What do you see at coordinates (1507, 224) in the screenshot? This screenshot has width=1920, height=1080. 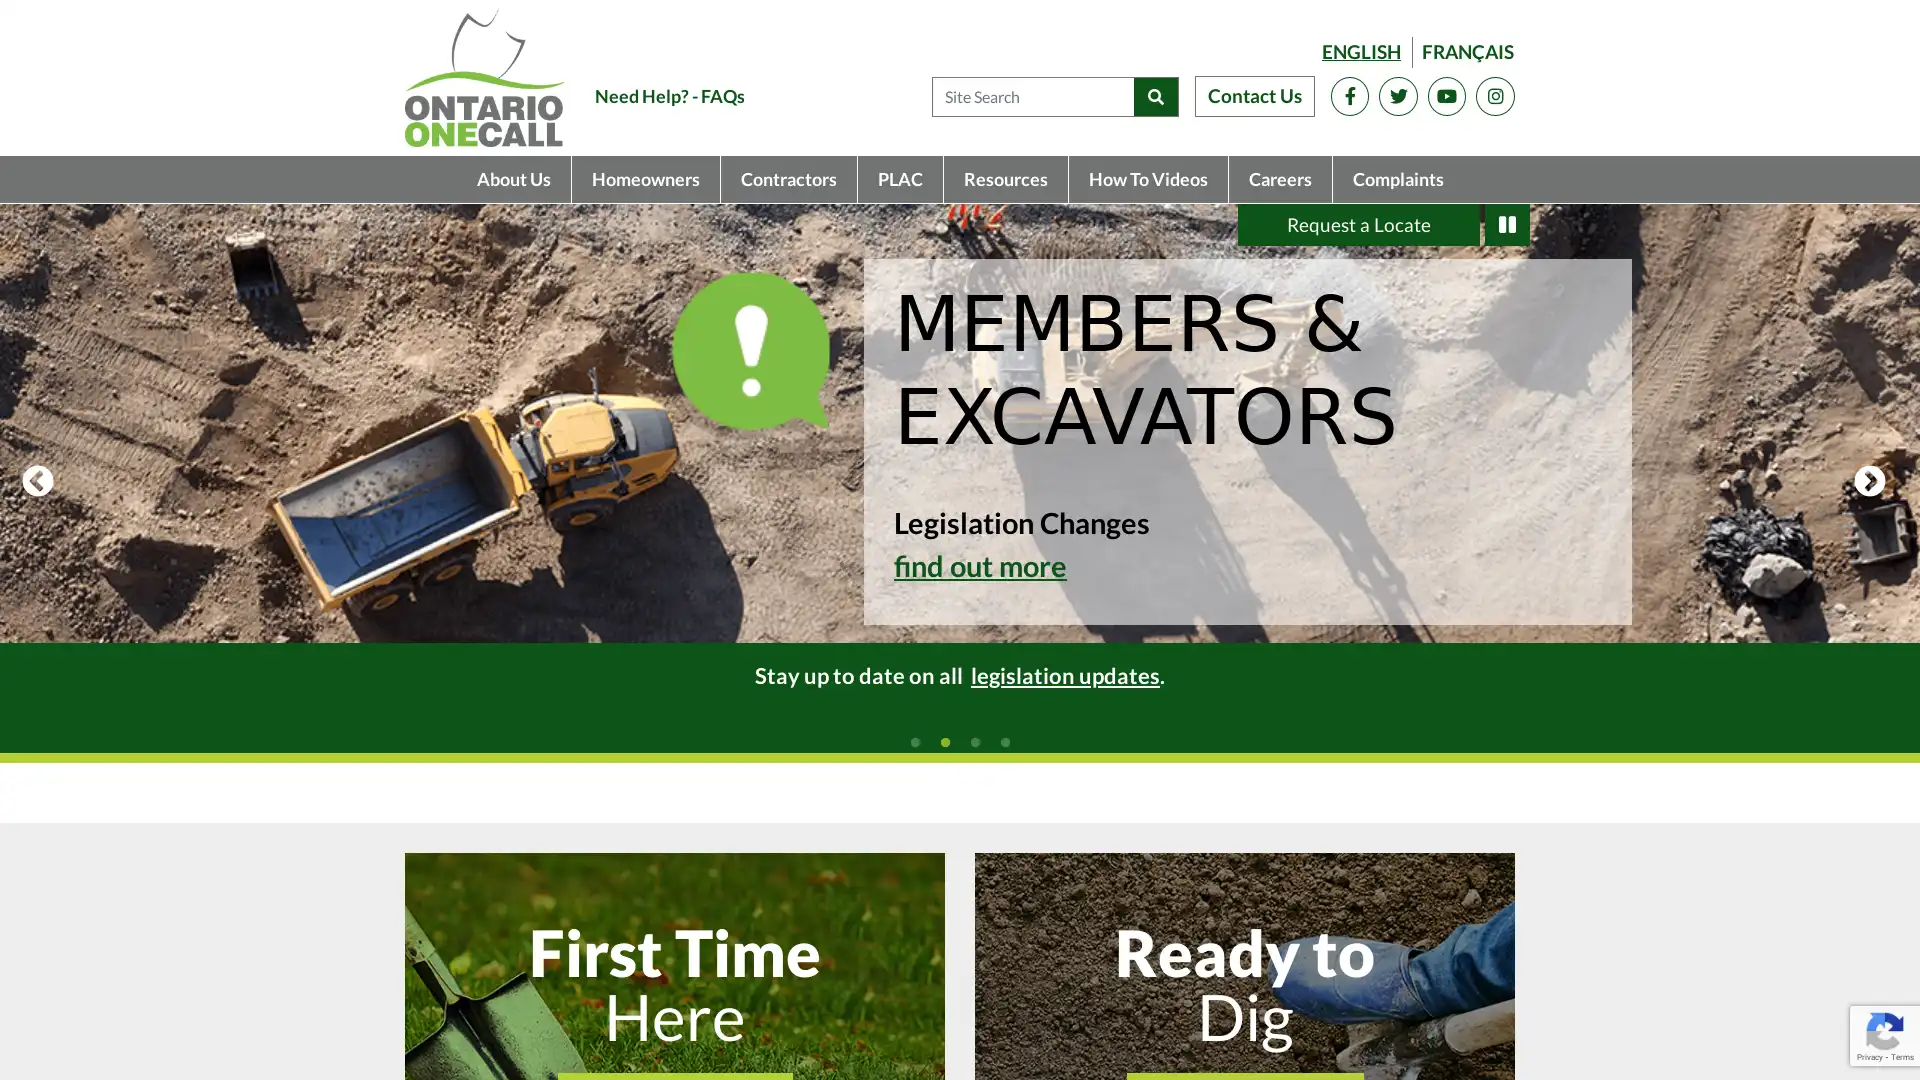 I see `Pause playback` at bounding box center [1507, 224].